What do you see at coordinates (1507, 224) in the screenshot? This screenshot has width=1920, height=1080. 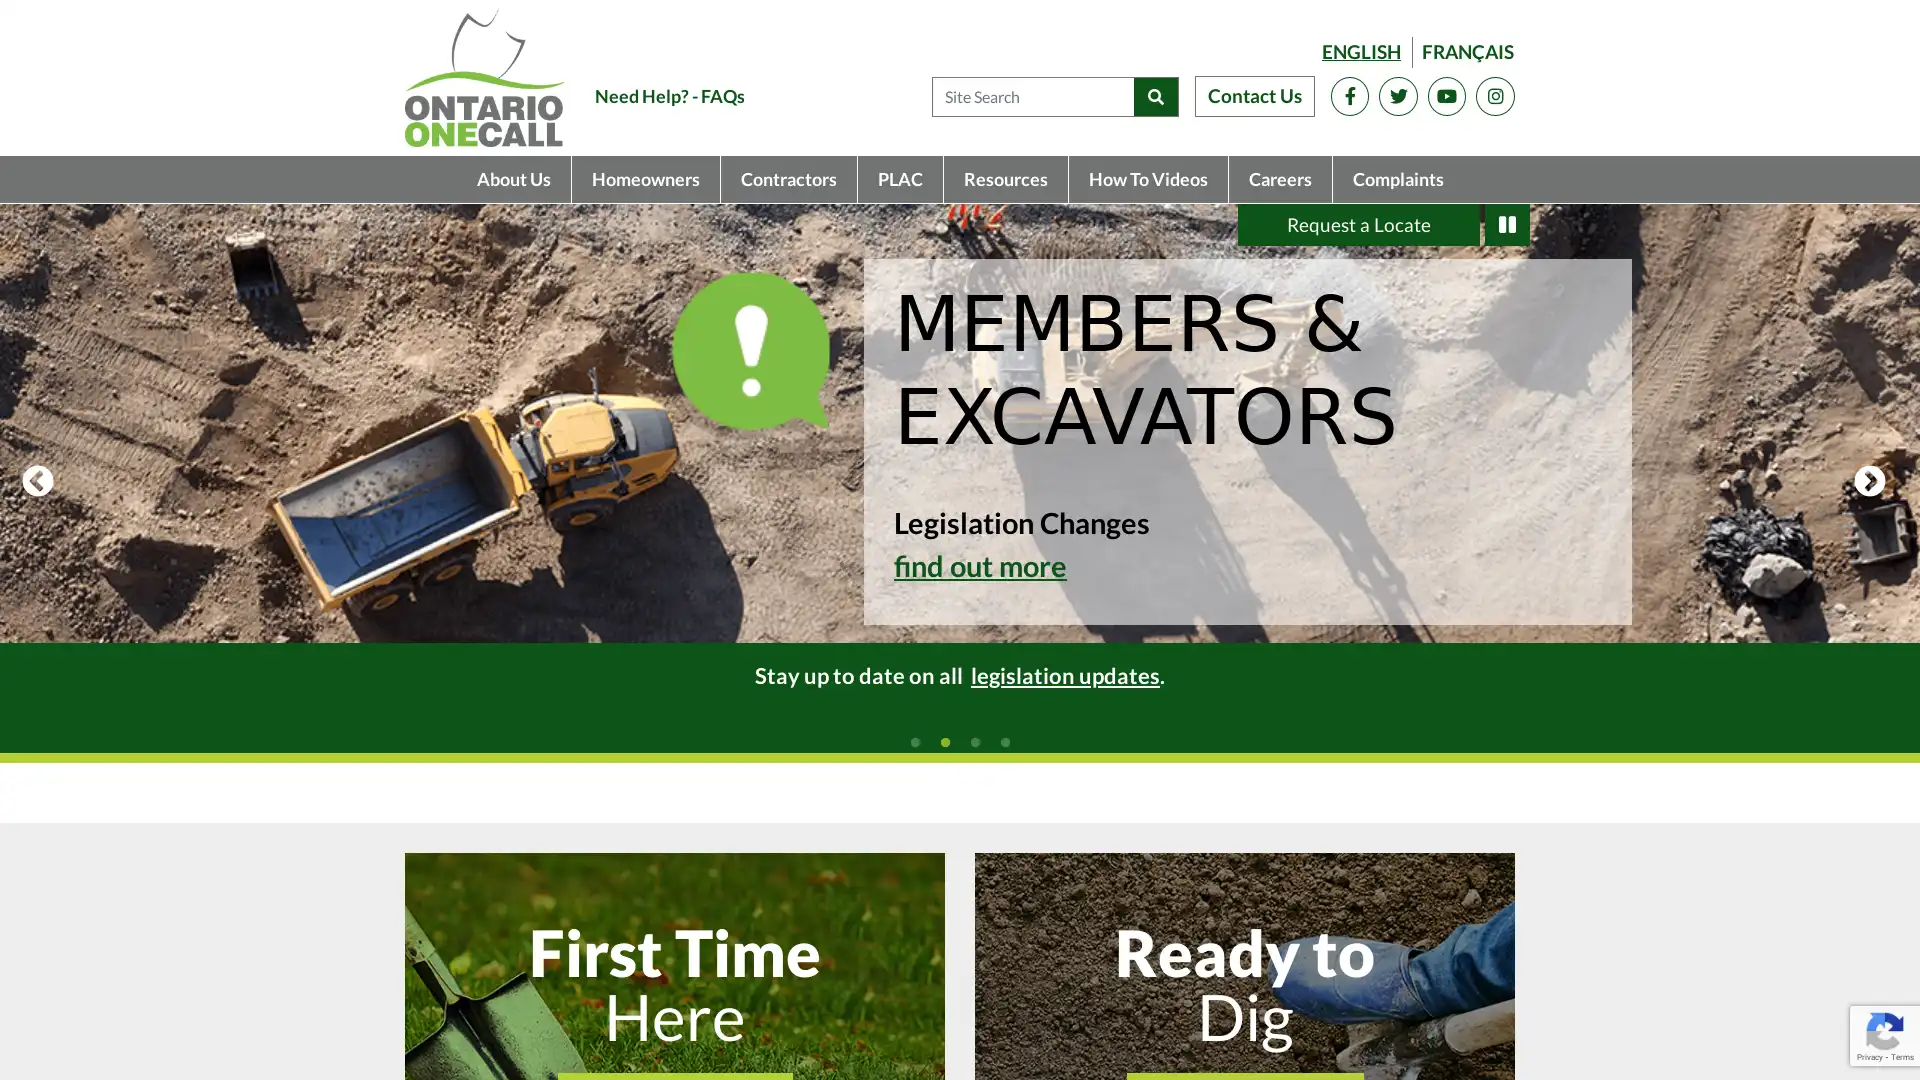 I see `Pause playback` at bounding box center [1507, 224].